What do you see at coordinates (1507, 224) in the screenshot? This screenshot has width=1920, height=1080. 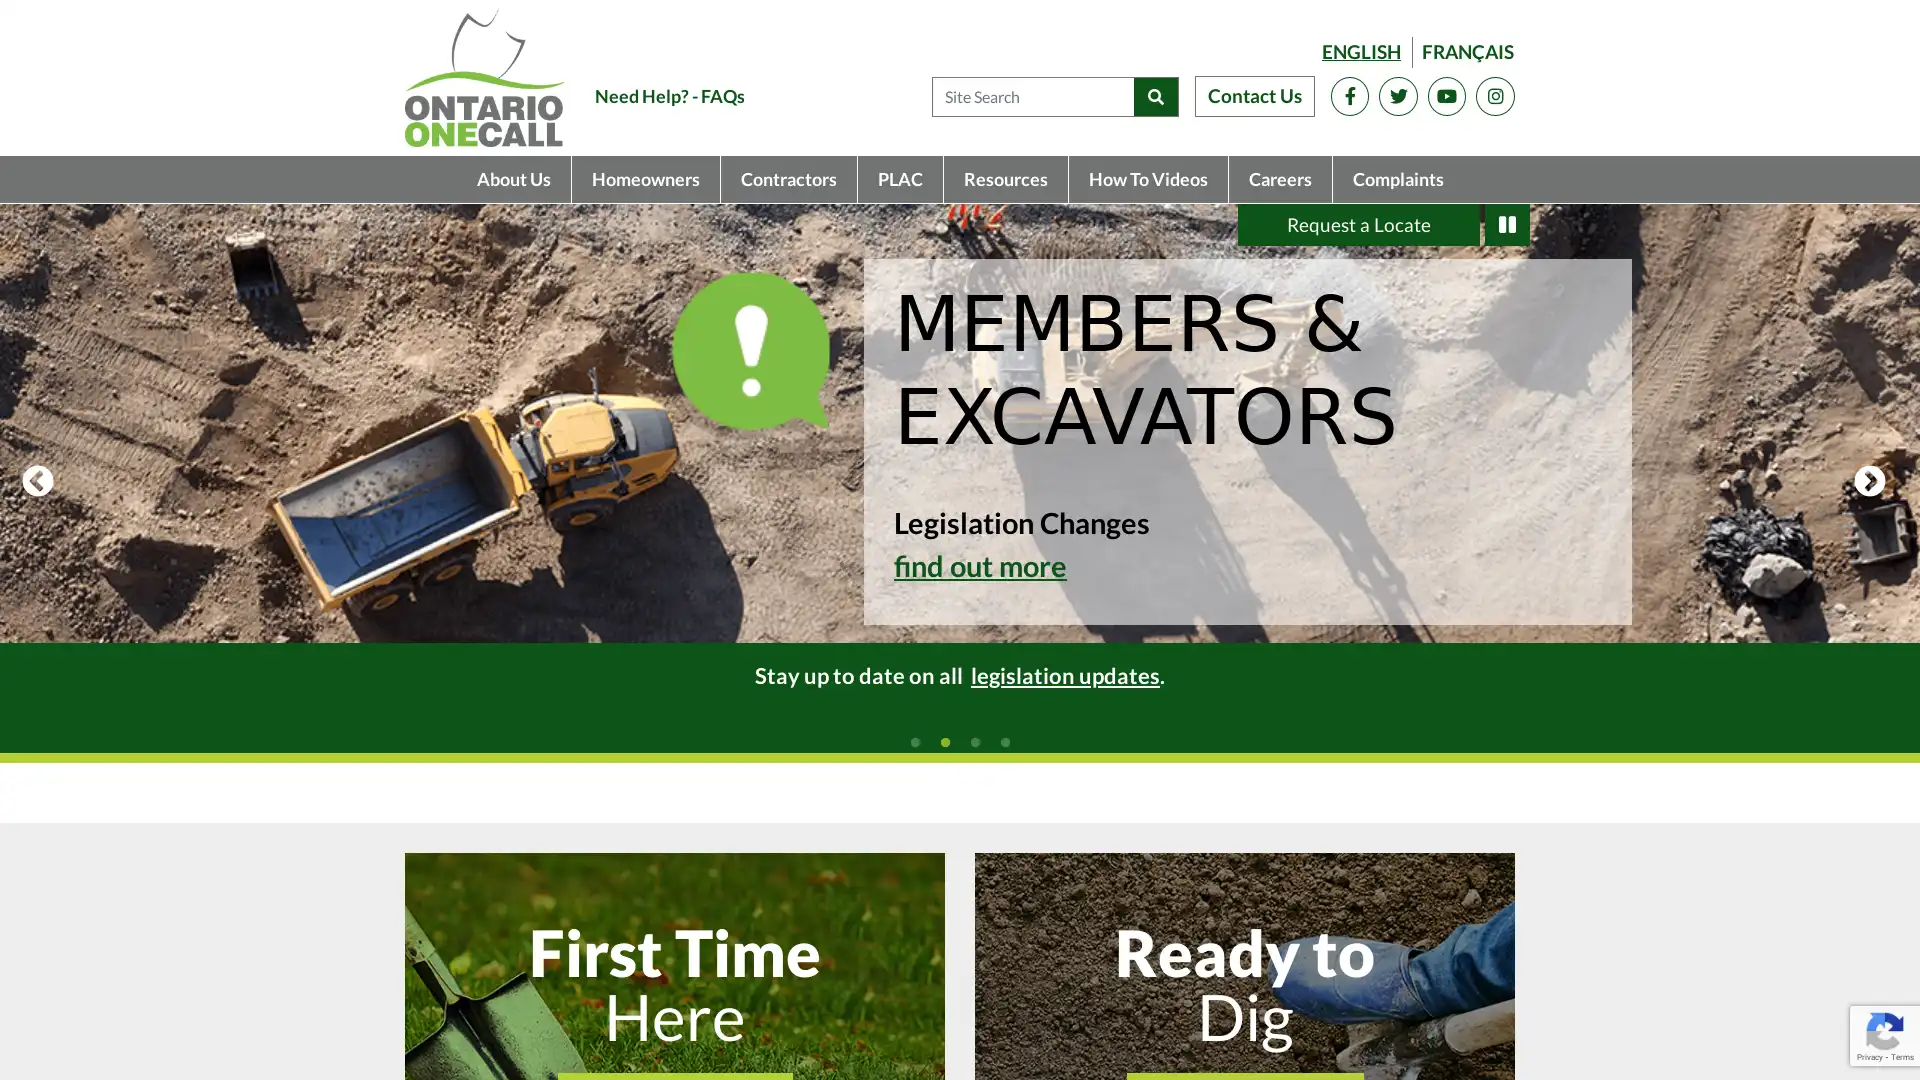 I see `Pause playback` at bounding box center [1507, 224].